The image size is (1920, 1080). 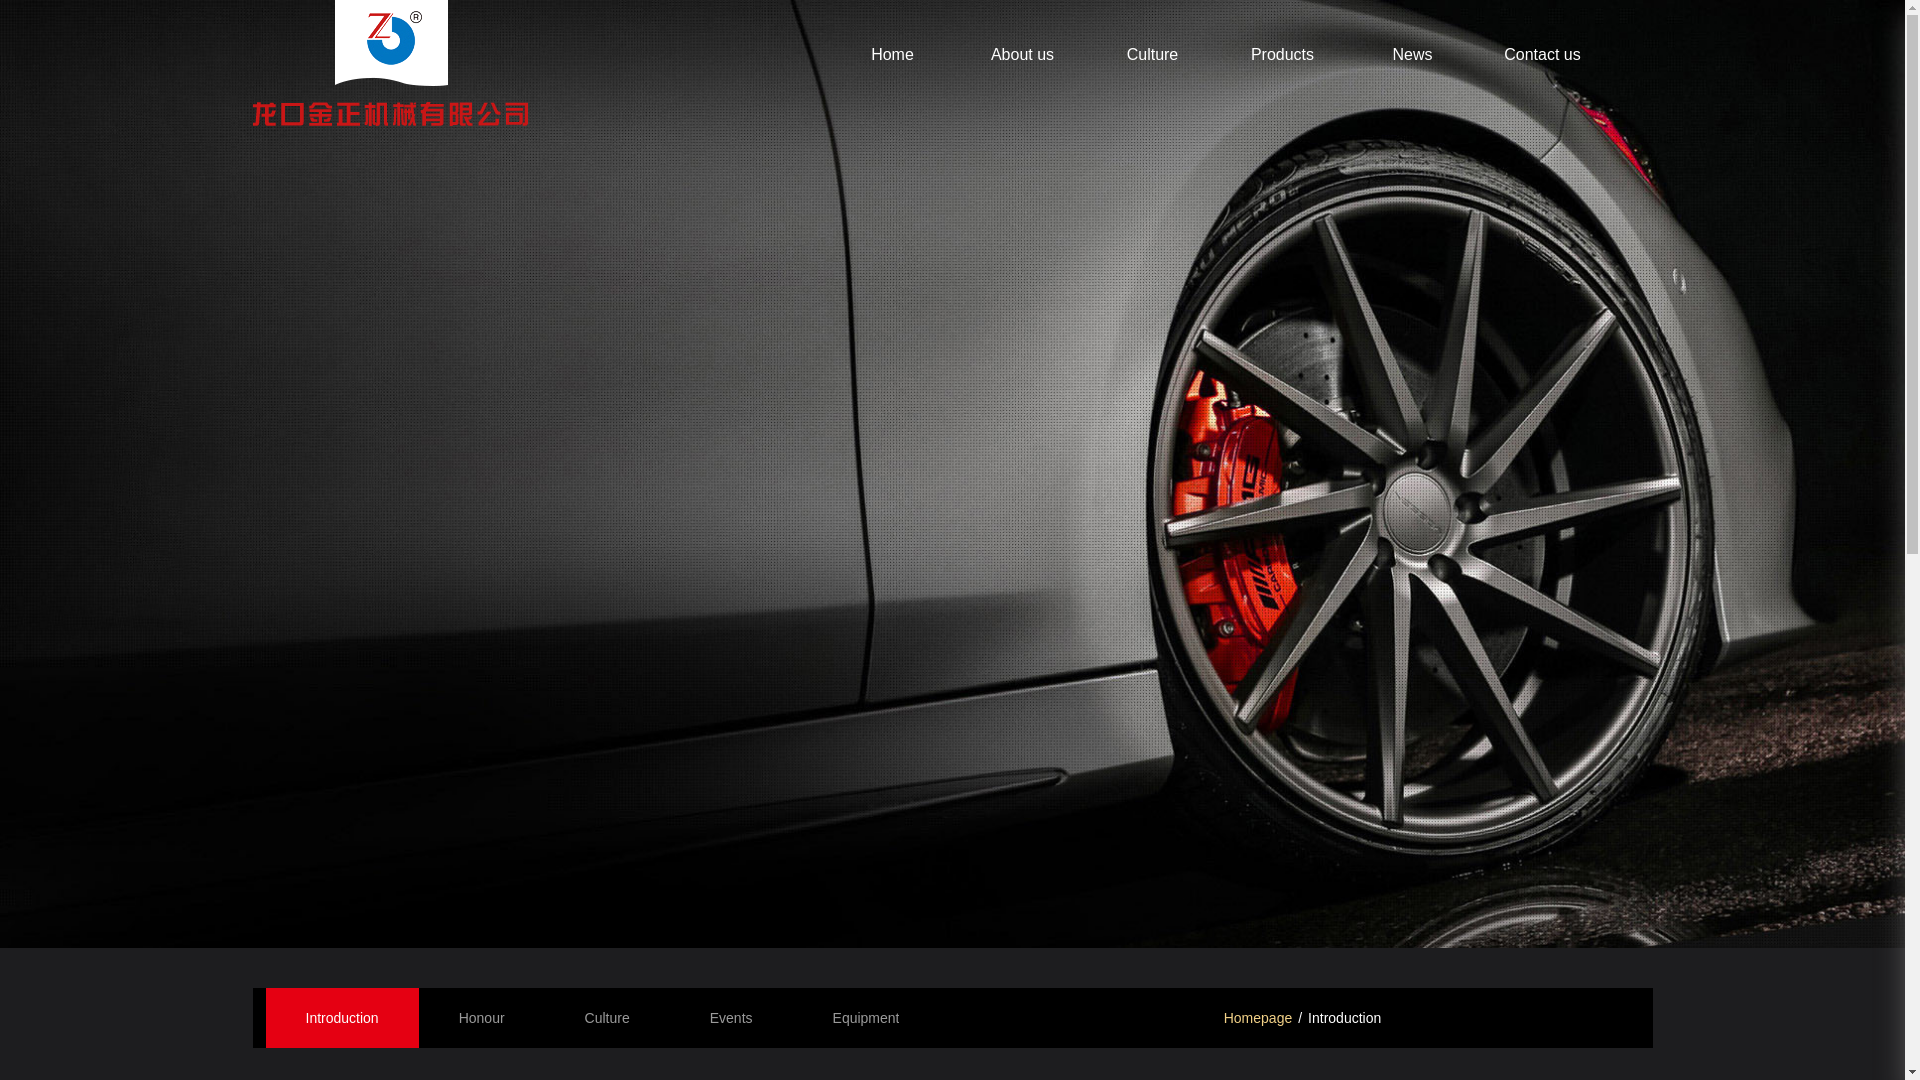 I want to click on 'Homepage', so click(x=1257, y=1018).